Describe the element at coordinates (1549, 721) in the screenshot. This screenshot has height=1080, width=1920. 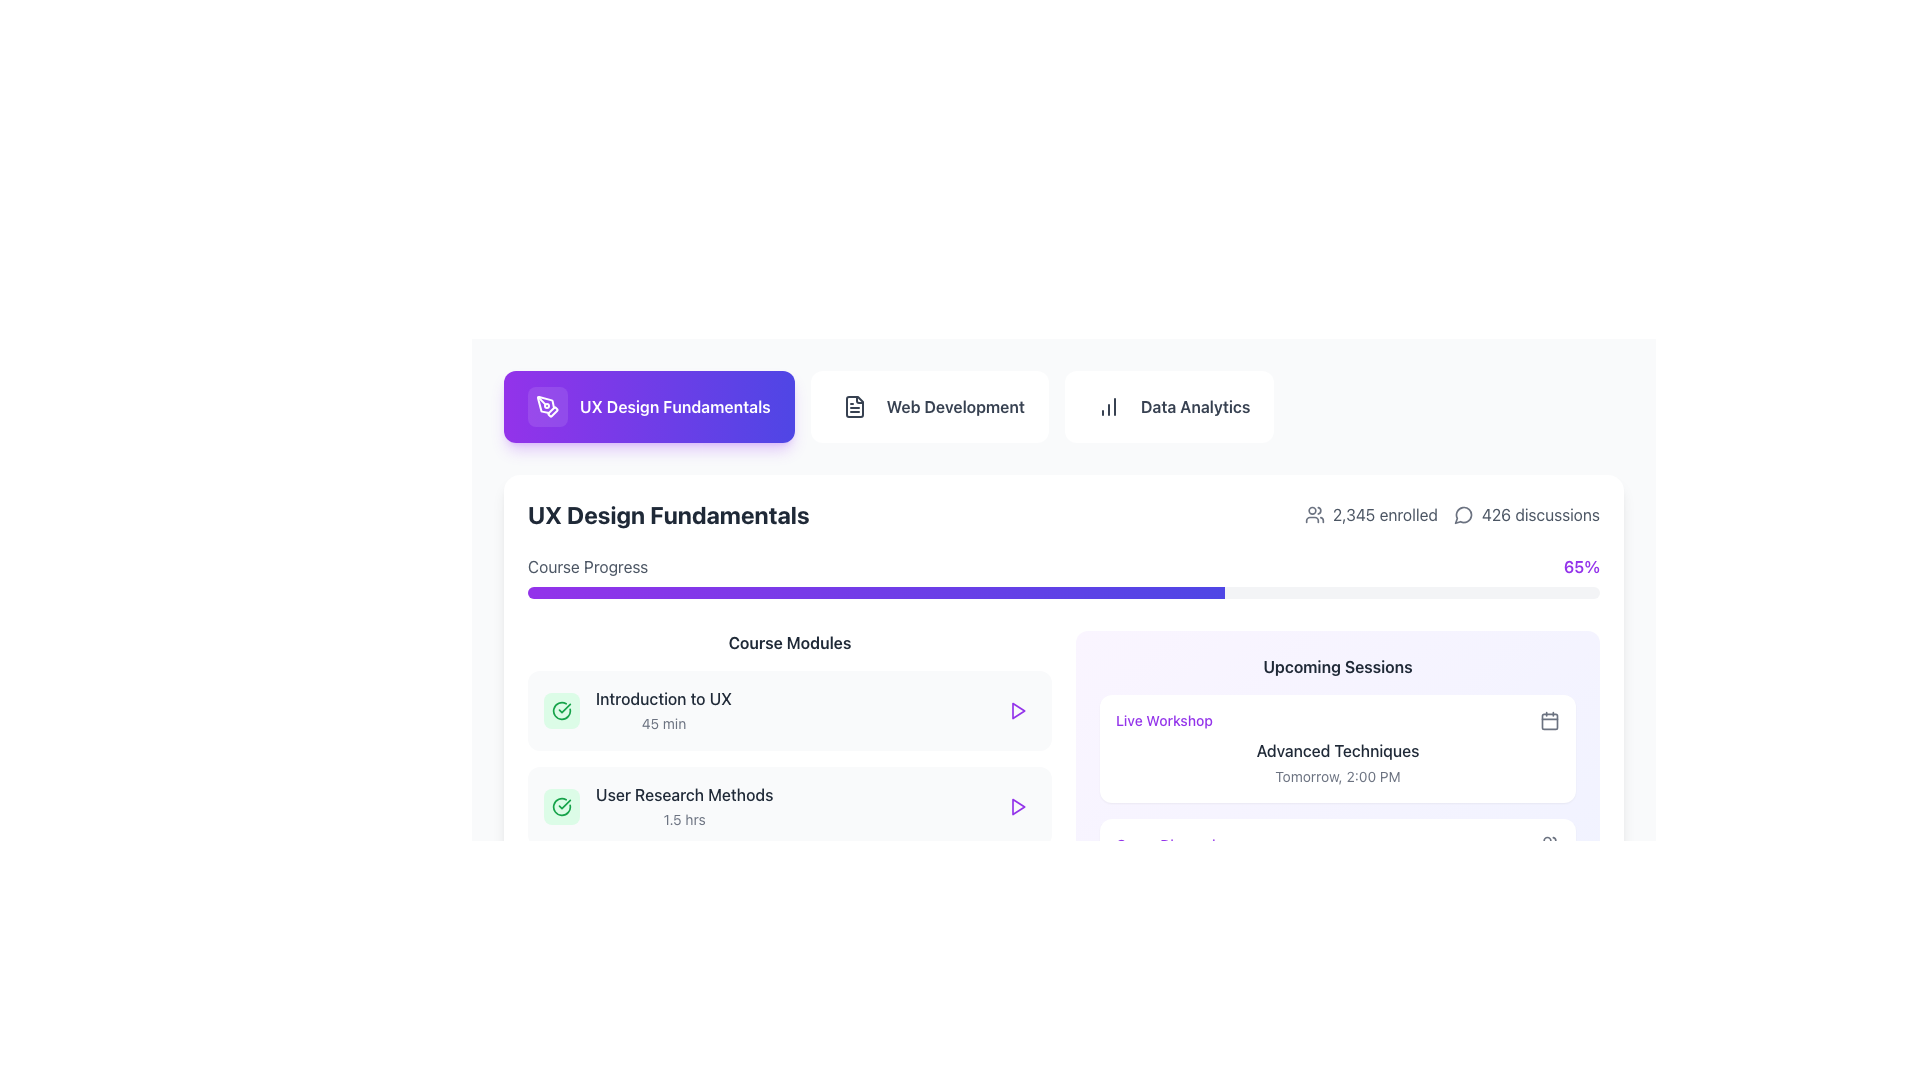
I see `the calendar SVG icon located to the right of the 'Live Workshop' text in the 'Upcoming Sessions' section` at that location.